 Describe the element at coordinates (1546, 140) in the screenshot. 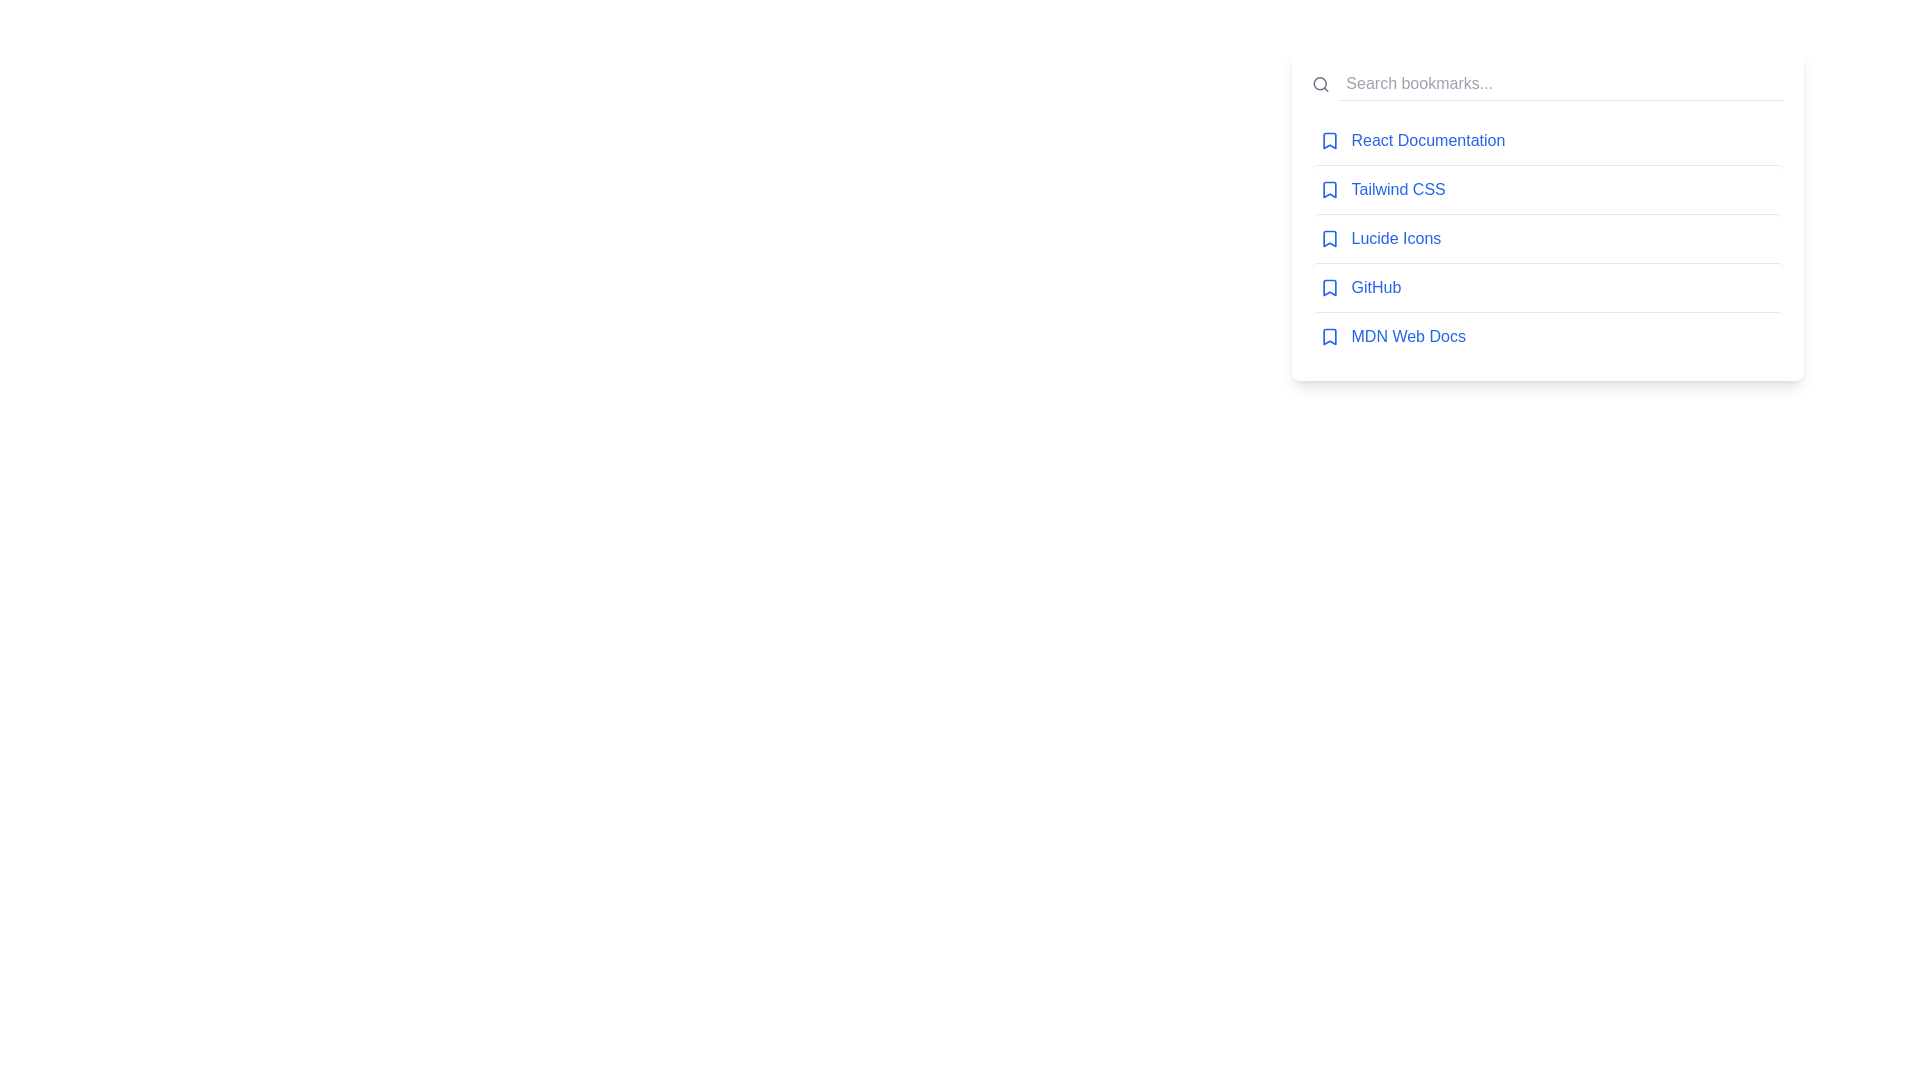

I see `the bookmark titled 'React Documentation'` at that location.